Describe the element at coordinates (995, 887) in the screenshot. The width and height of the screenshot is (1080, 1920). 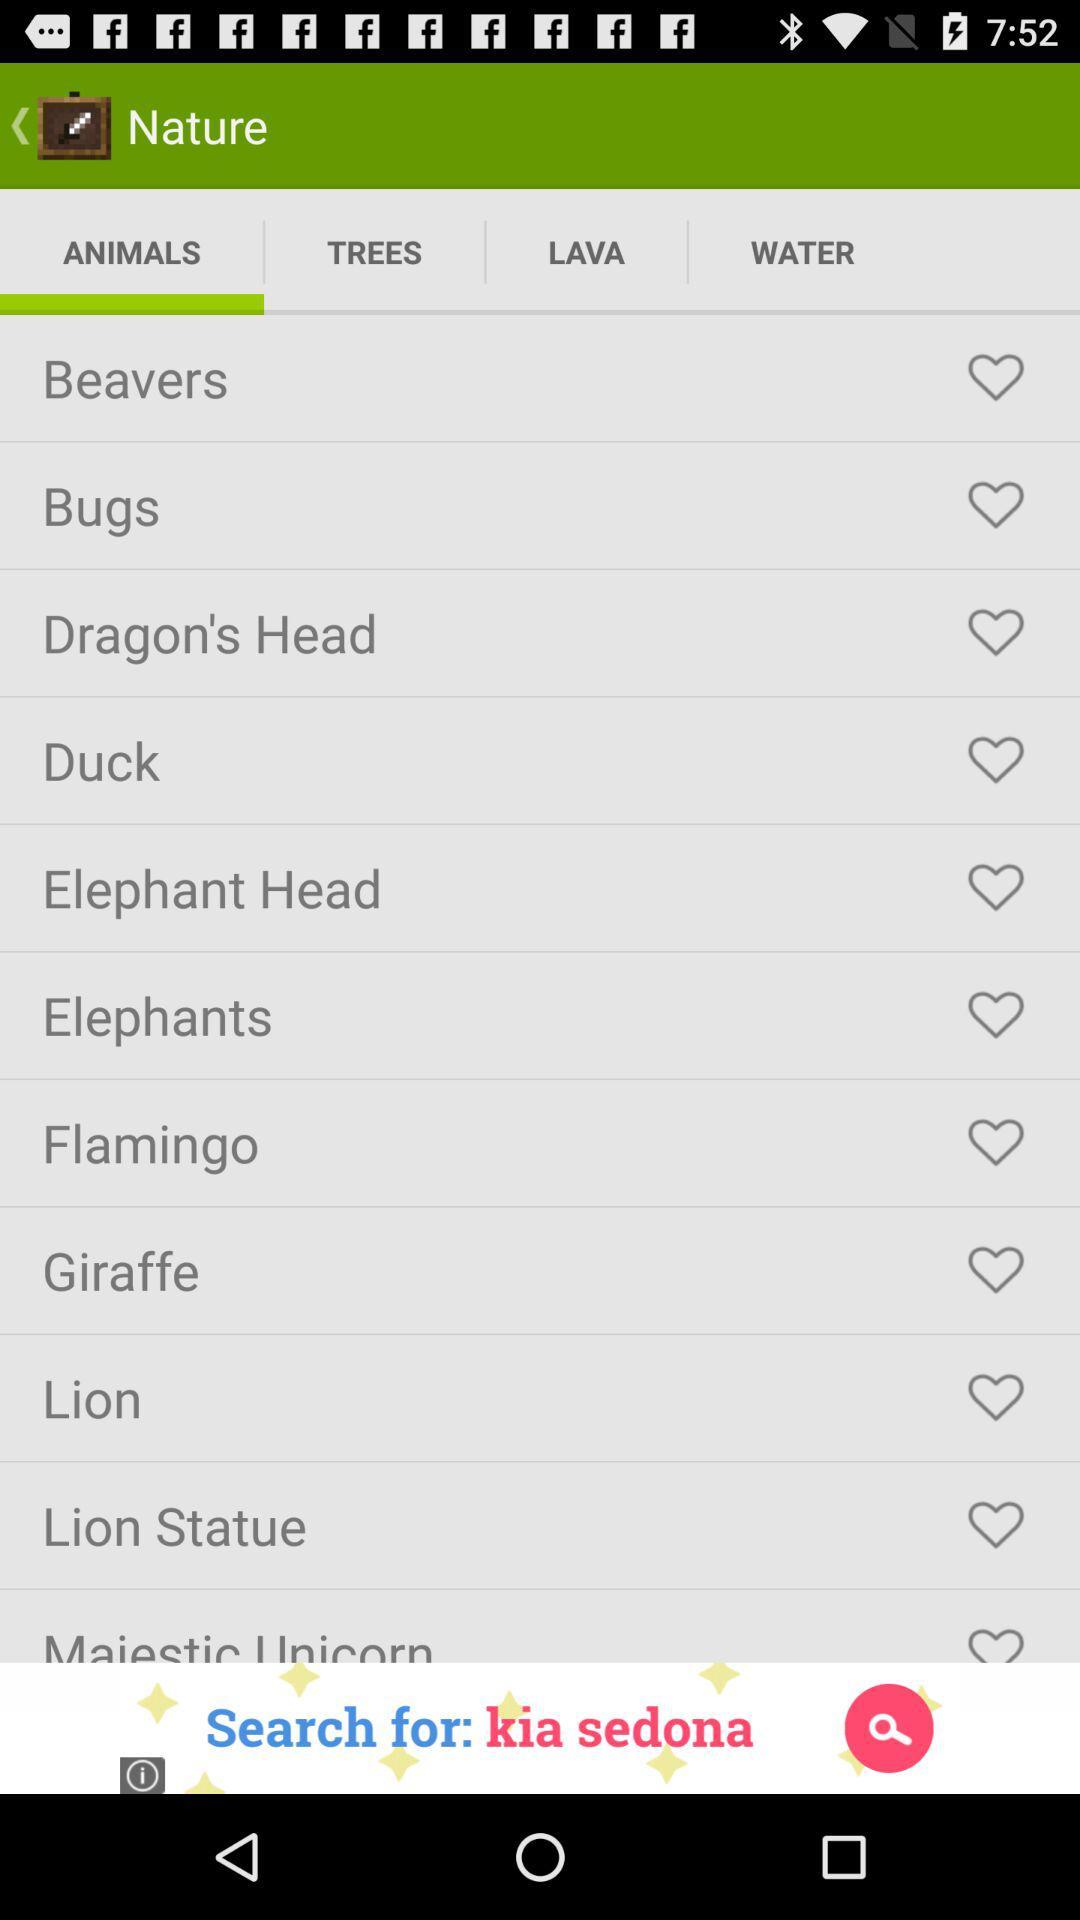
I see `like` at that location.